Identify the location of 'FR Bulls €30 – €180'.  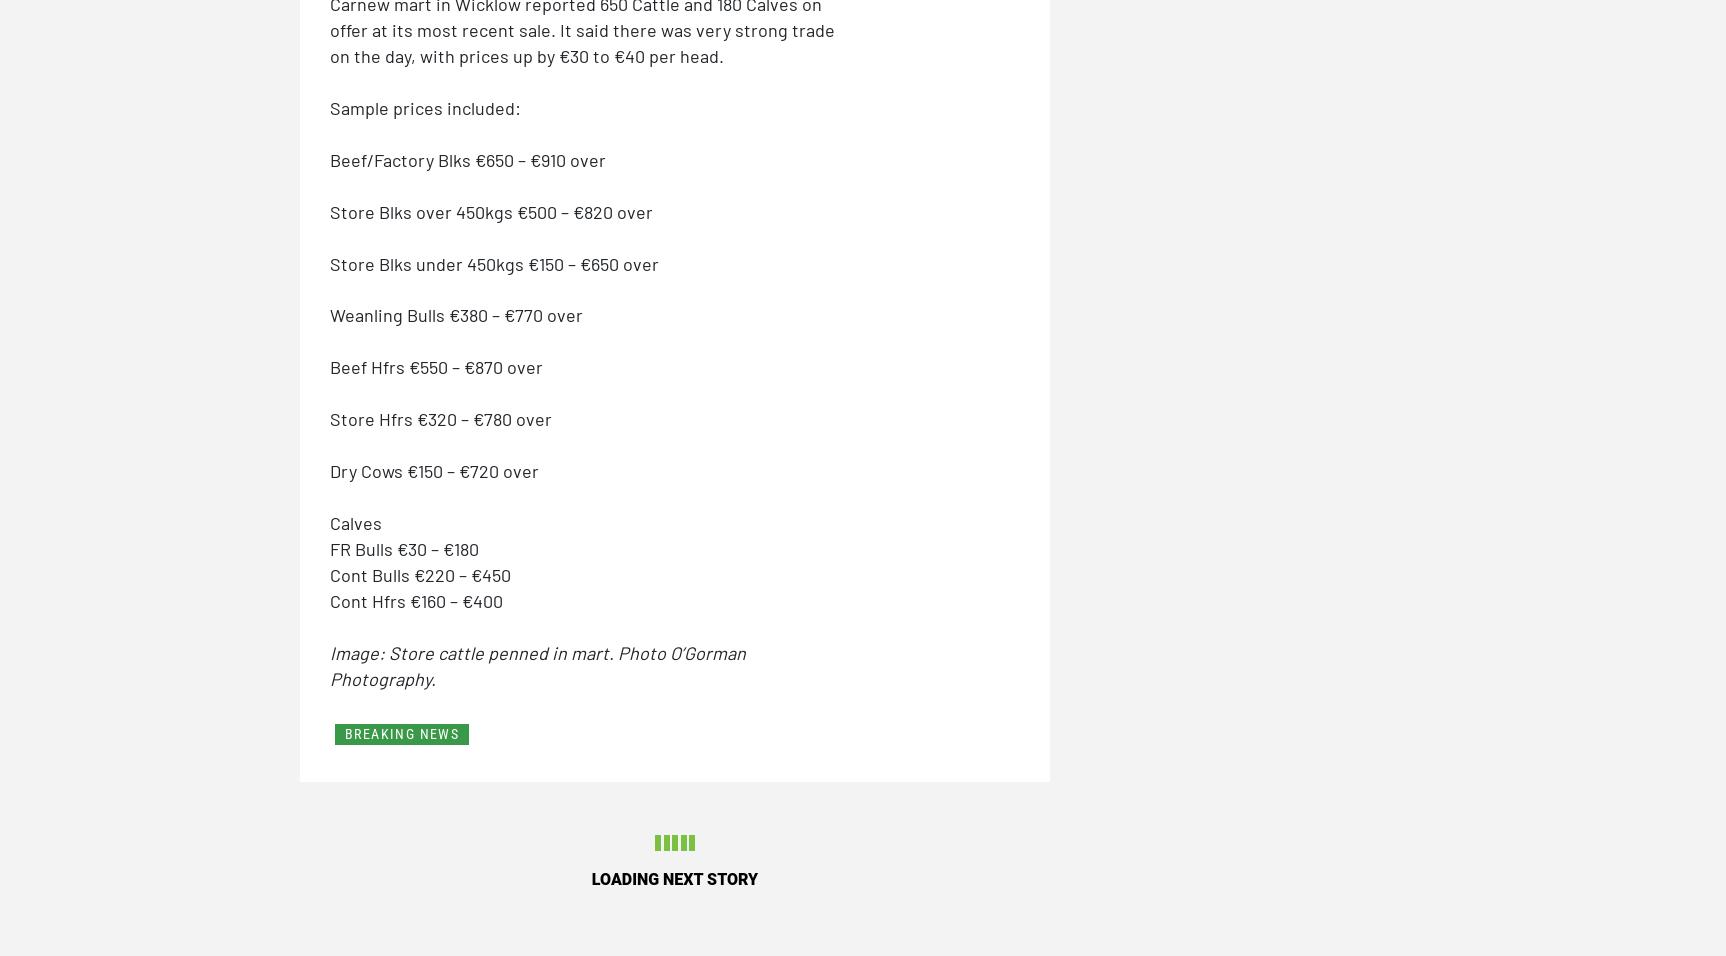
(404, 548).